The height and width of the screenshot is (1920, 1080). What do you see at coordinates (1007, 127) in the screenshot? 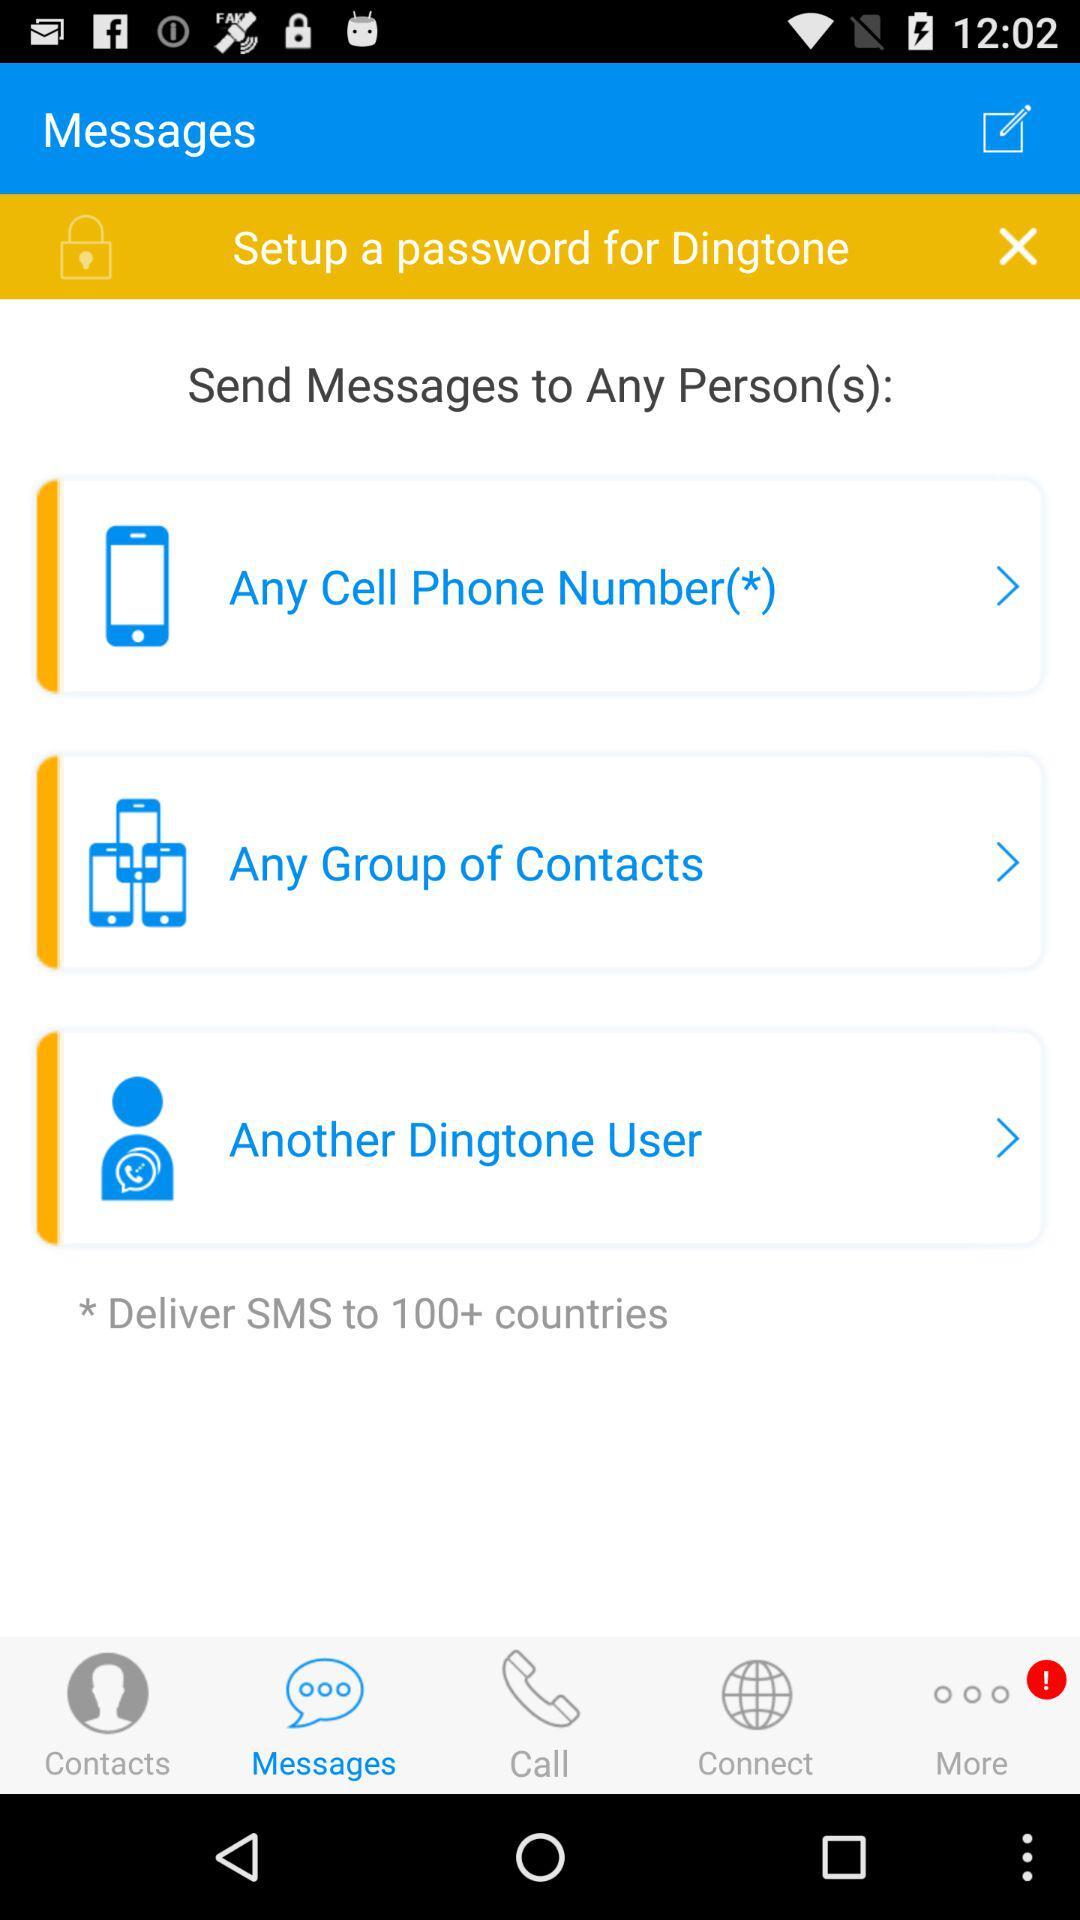
I see `the item next to the messages icon` at bounding box center [1007, 127].